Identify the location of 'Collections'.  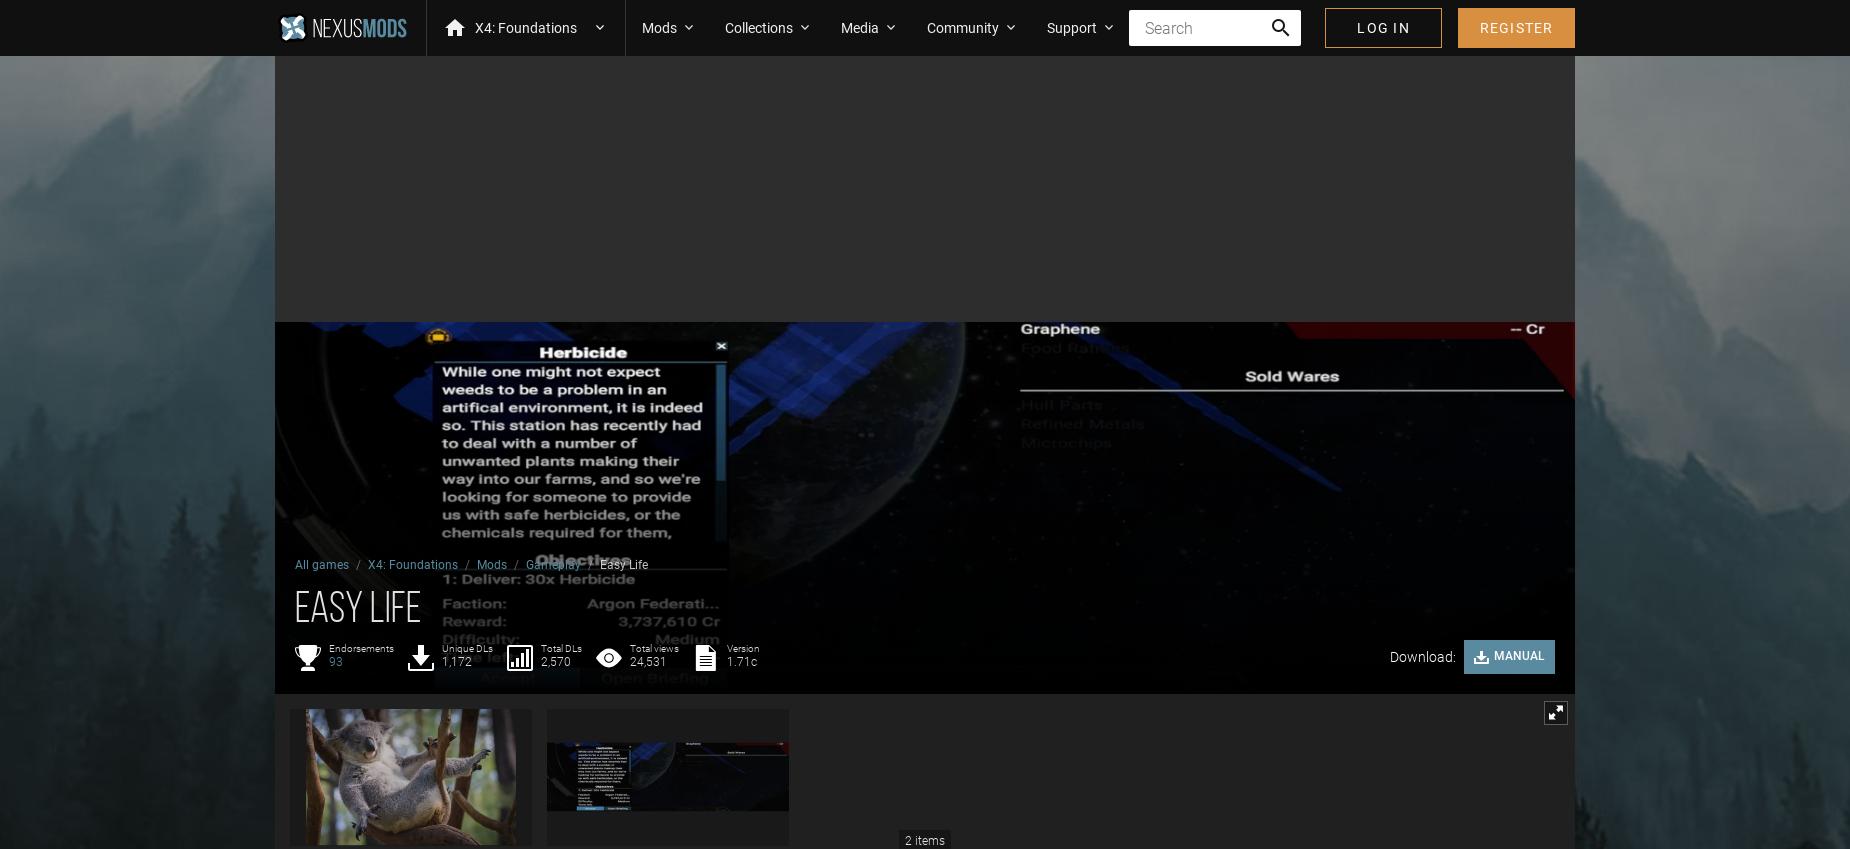
(759, 25).